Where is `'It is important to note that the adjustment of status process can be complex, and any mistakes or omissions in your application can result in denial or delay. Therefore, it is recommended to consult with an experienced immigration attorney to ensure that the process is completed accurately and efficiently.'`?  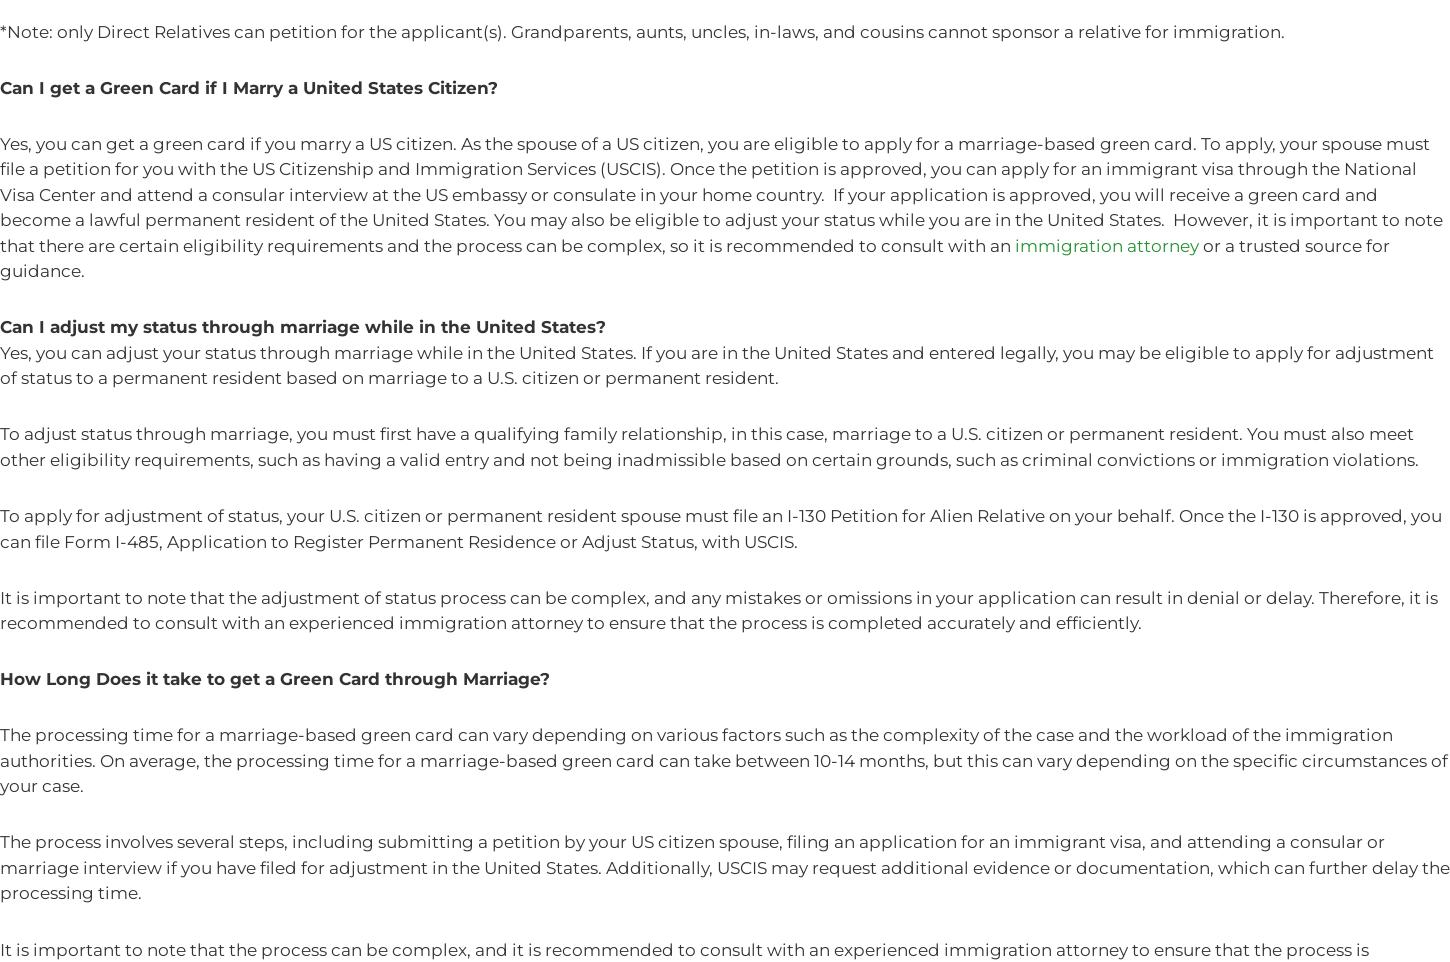
'It is important to note that the adjustment of status process can be complex, and any mistakes or omissions in your application can result in denial or delay. Therefore, it is recommended to consult with an experienced immigration attorney to ensure that the process is completed accurately and efficiently.' is located at coordinates (718, 609).